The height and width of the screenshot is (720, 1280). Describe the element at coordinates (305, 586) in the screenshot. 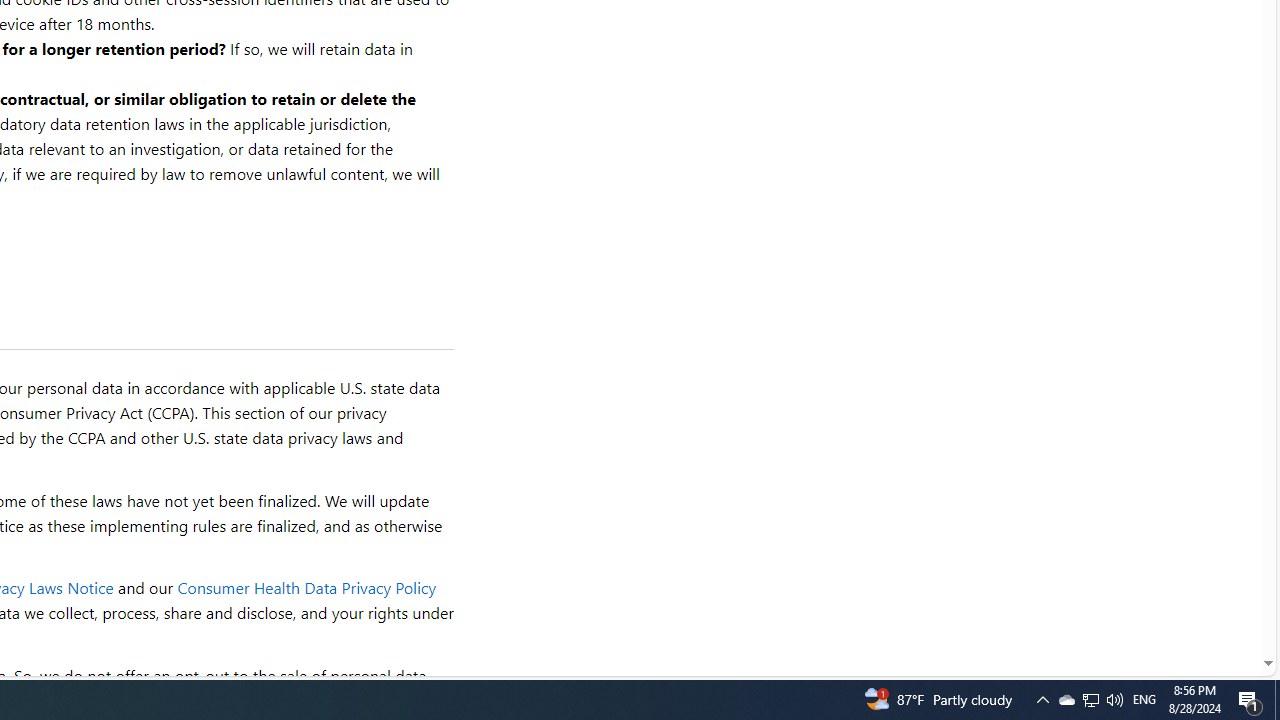

I see `'Consumer Health Data Privacy Policy'` at that location.